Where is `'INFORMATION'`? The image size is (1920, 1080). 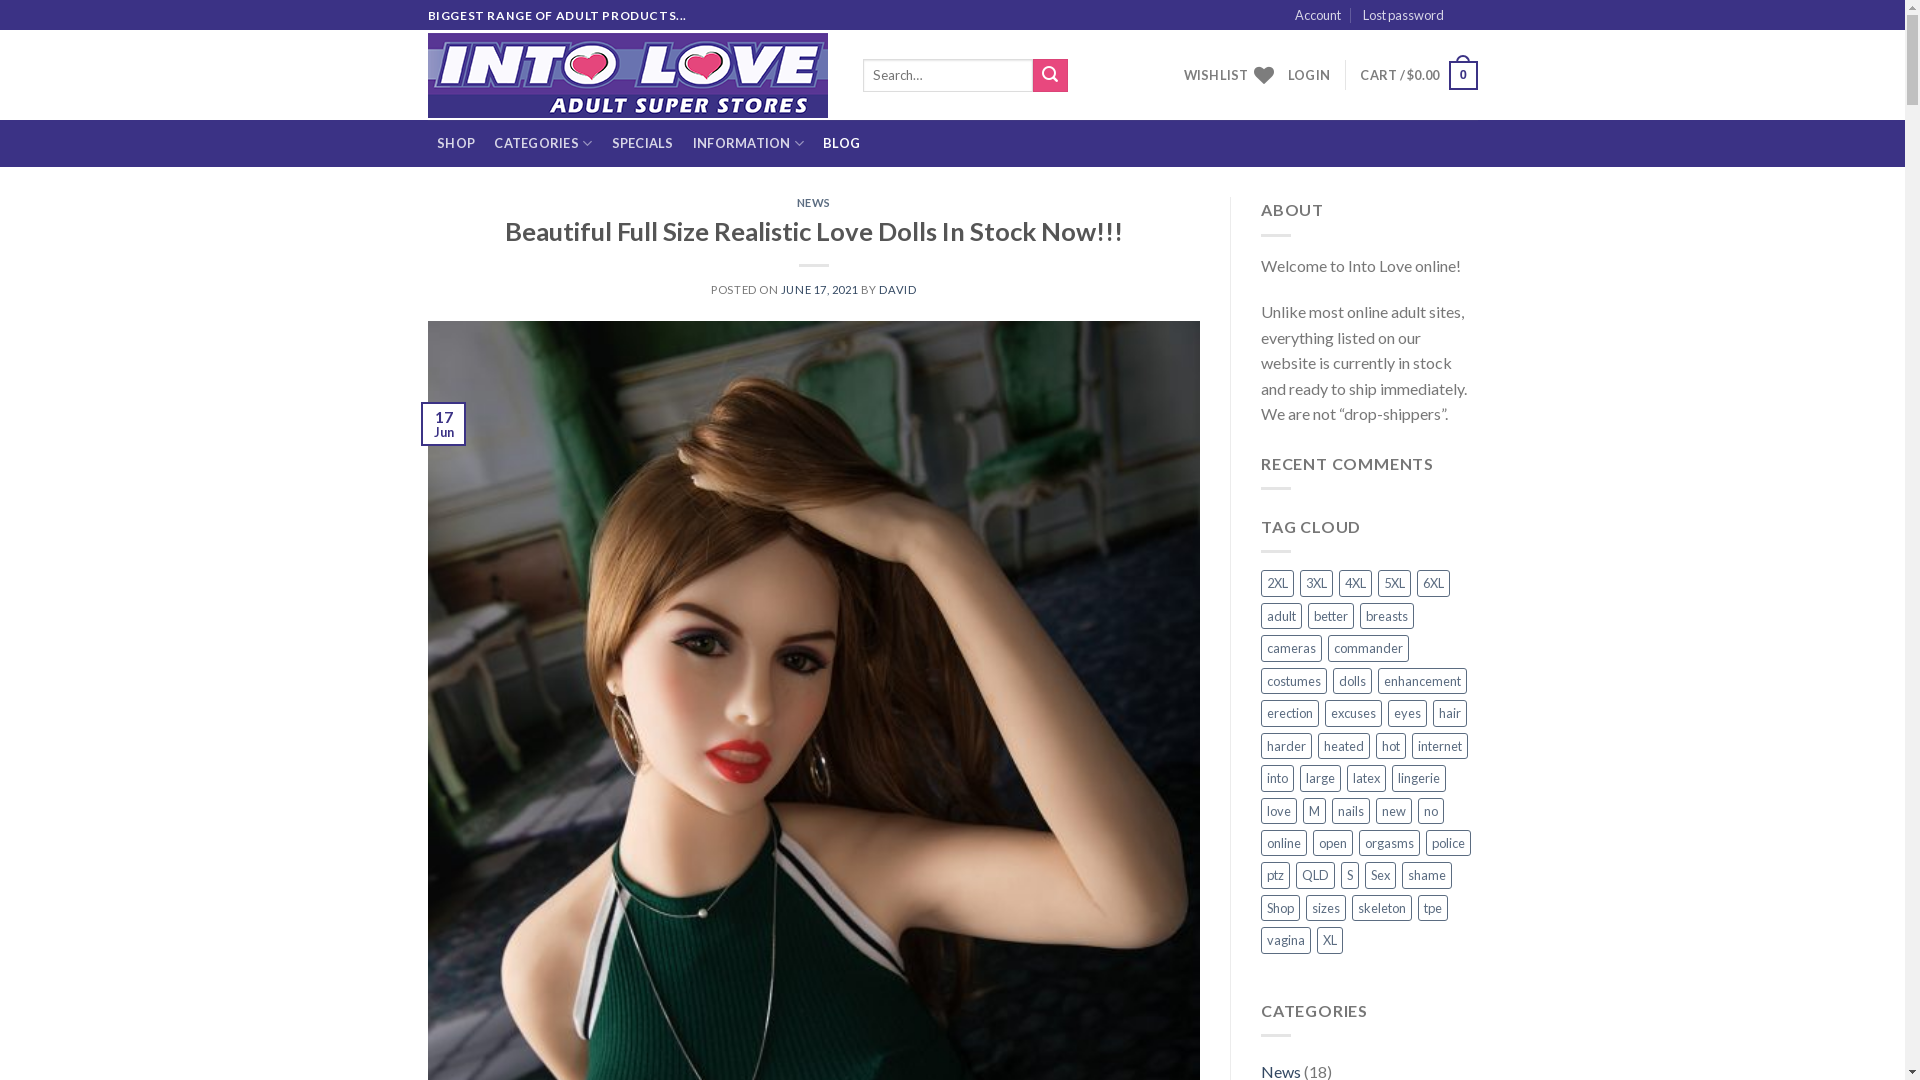 'INFORMATION' is located at coordinates (747, 142).